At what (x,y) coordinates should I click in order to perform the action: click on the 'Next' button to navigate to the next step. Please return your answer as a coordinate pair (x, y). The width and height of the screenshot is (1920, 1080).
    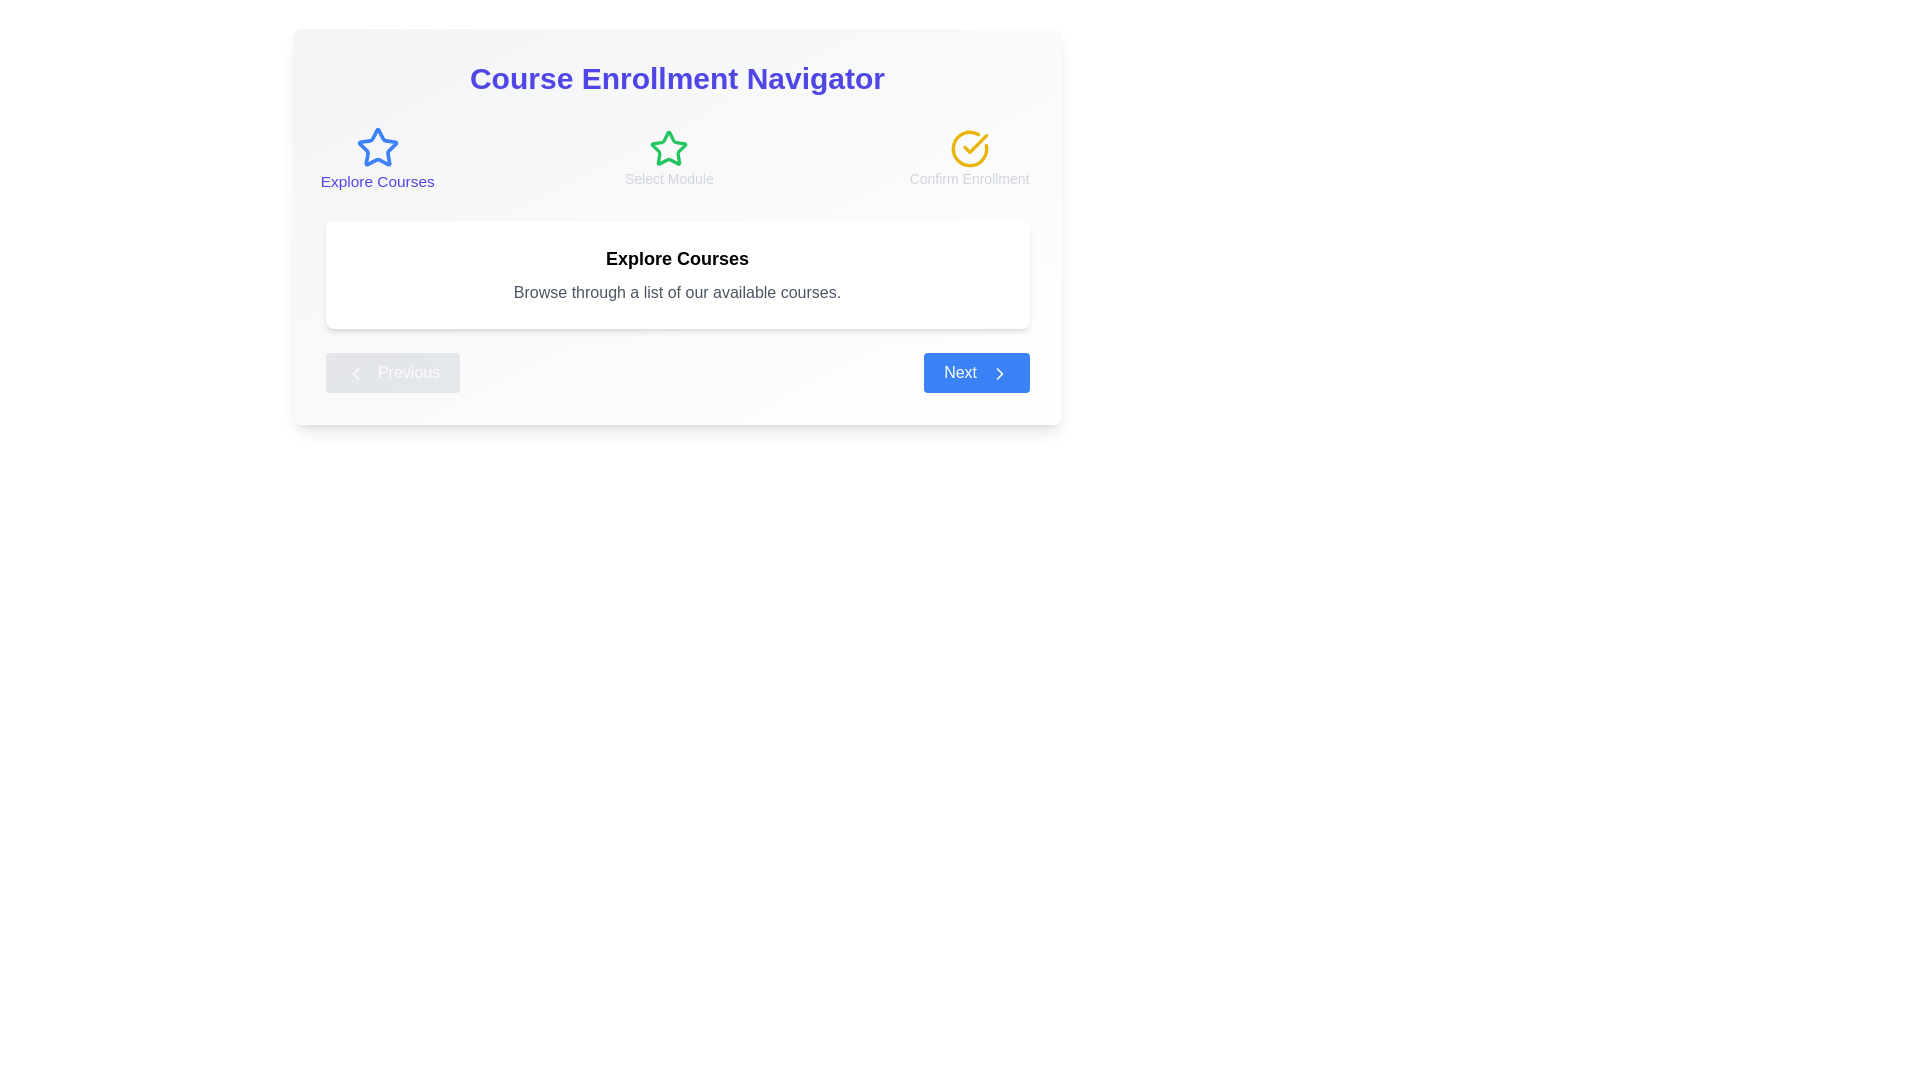
    Looking at the image, I should click on (976, 373).